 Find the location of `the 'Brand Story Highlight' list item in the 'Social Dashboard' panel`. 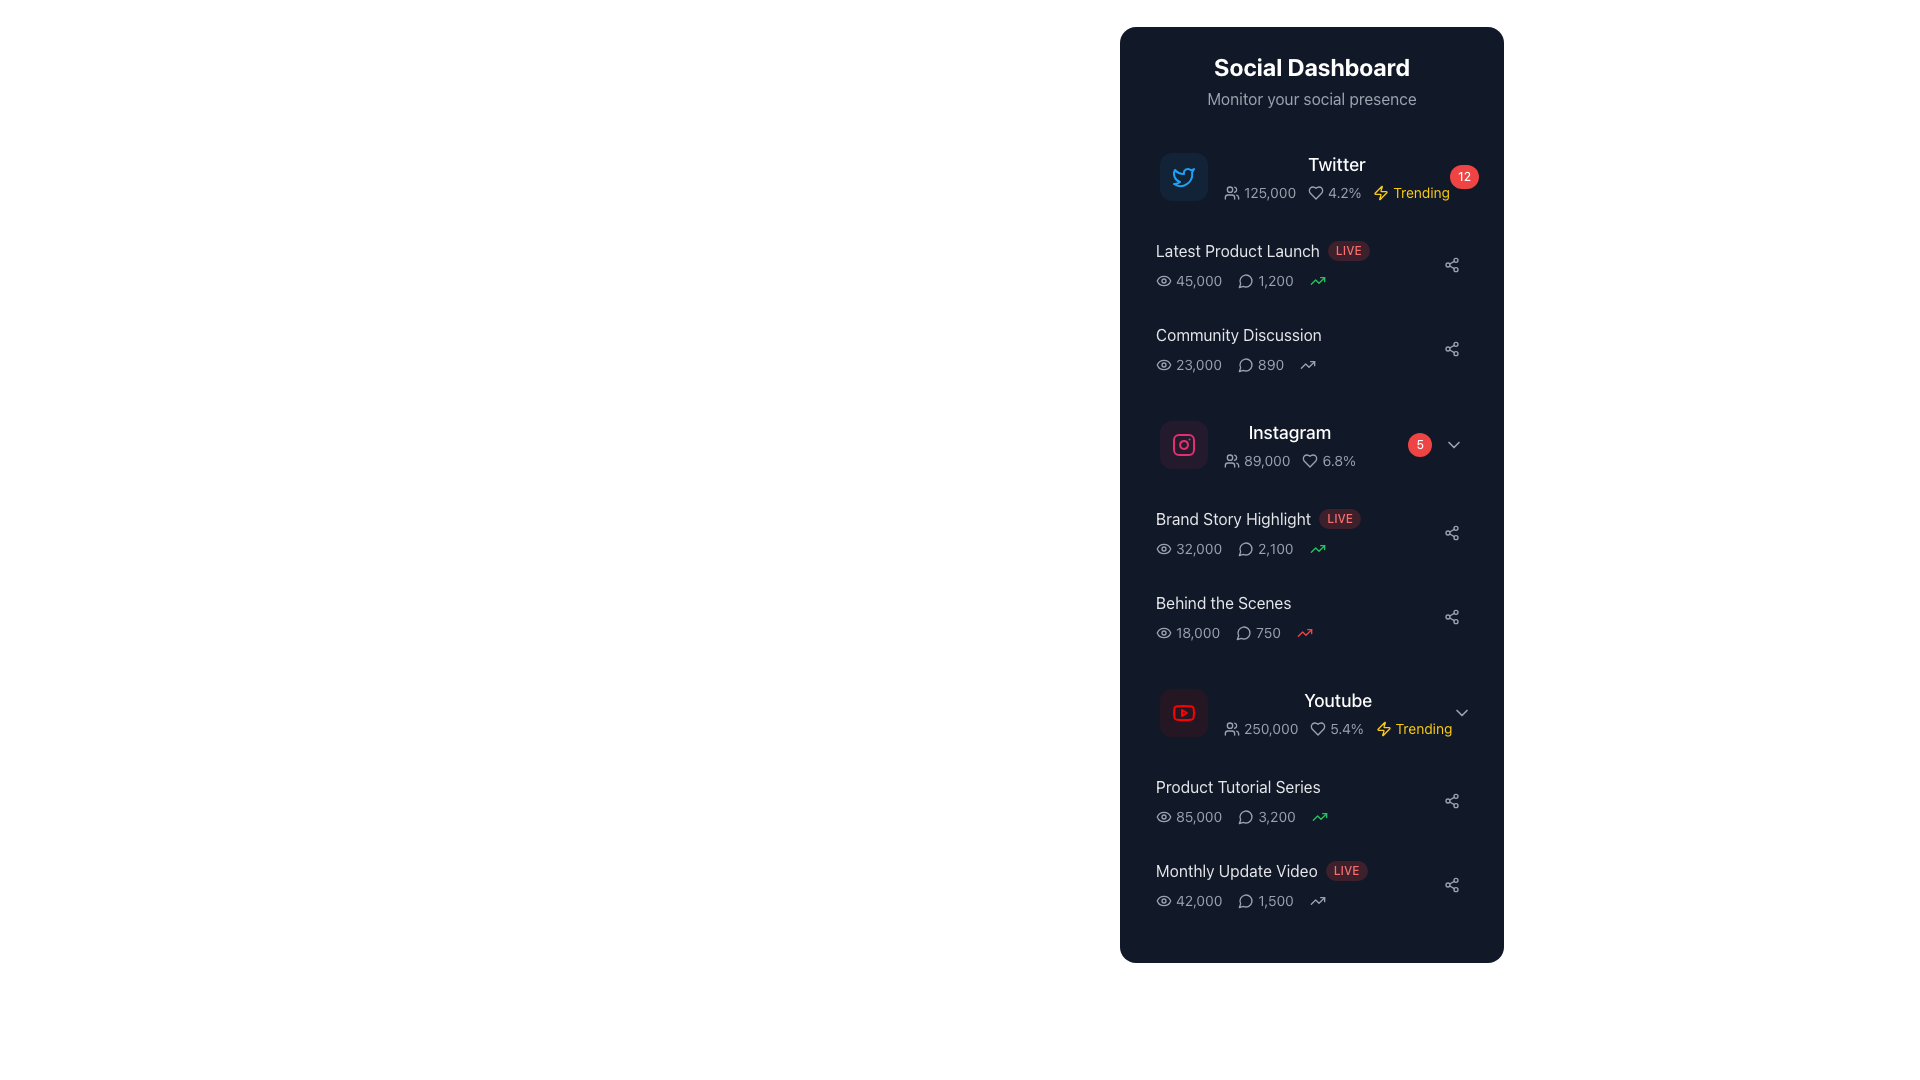

the 'Brand Story Highlight' list item in the 'Social Dashboard' panel is located at coordinates (1311, 531).